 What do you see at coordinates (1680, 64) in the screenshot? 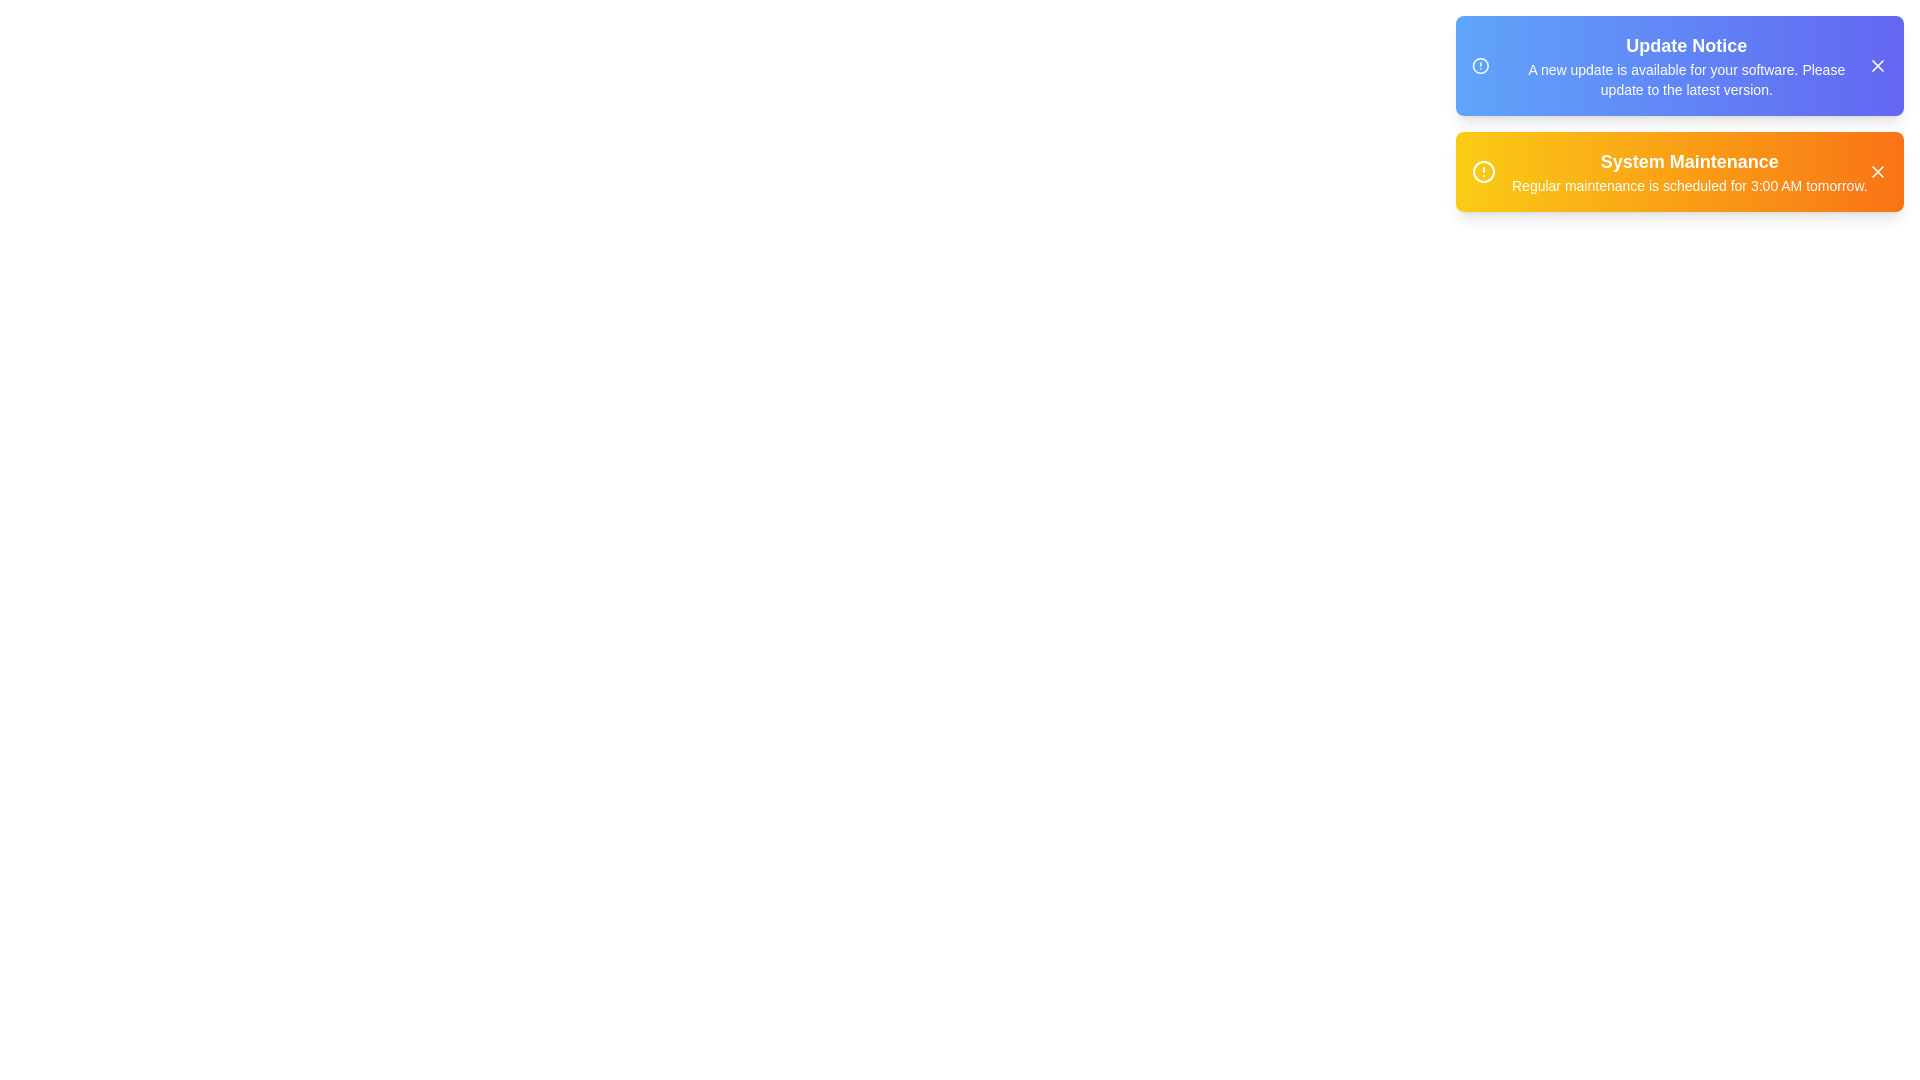
I see `the alert to examine its title and content closely` at bounding box center [1680, 64].